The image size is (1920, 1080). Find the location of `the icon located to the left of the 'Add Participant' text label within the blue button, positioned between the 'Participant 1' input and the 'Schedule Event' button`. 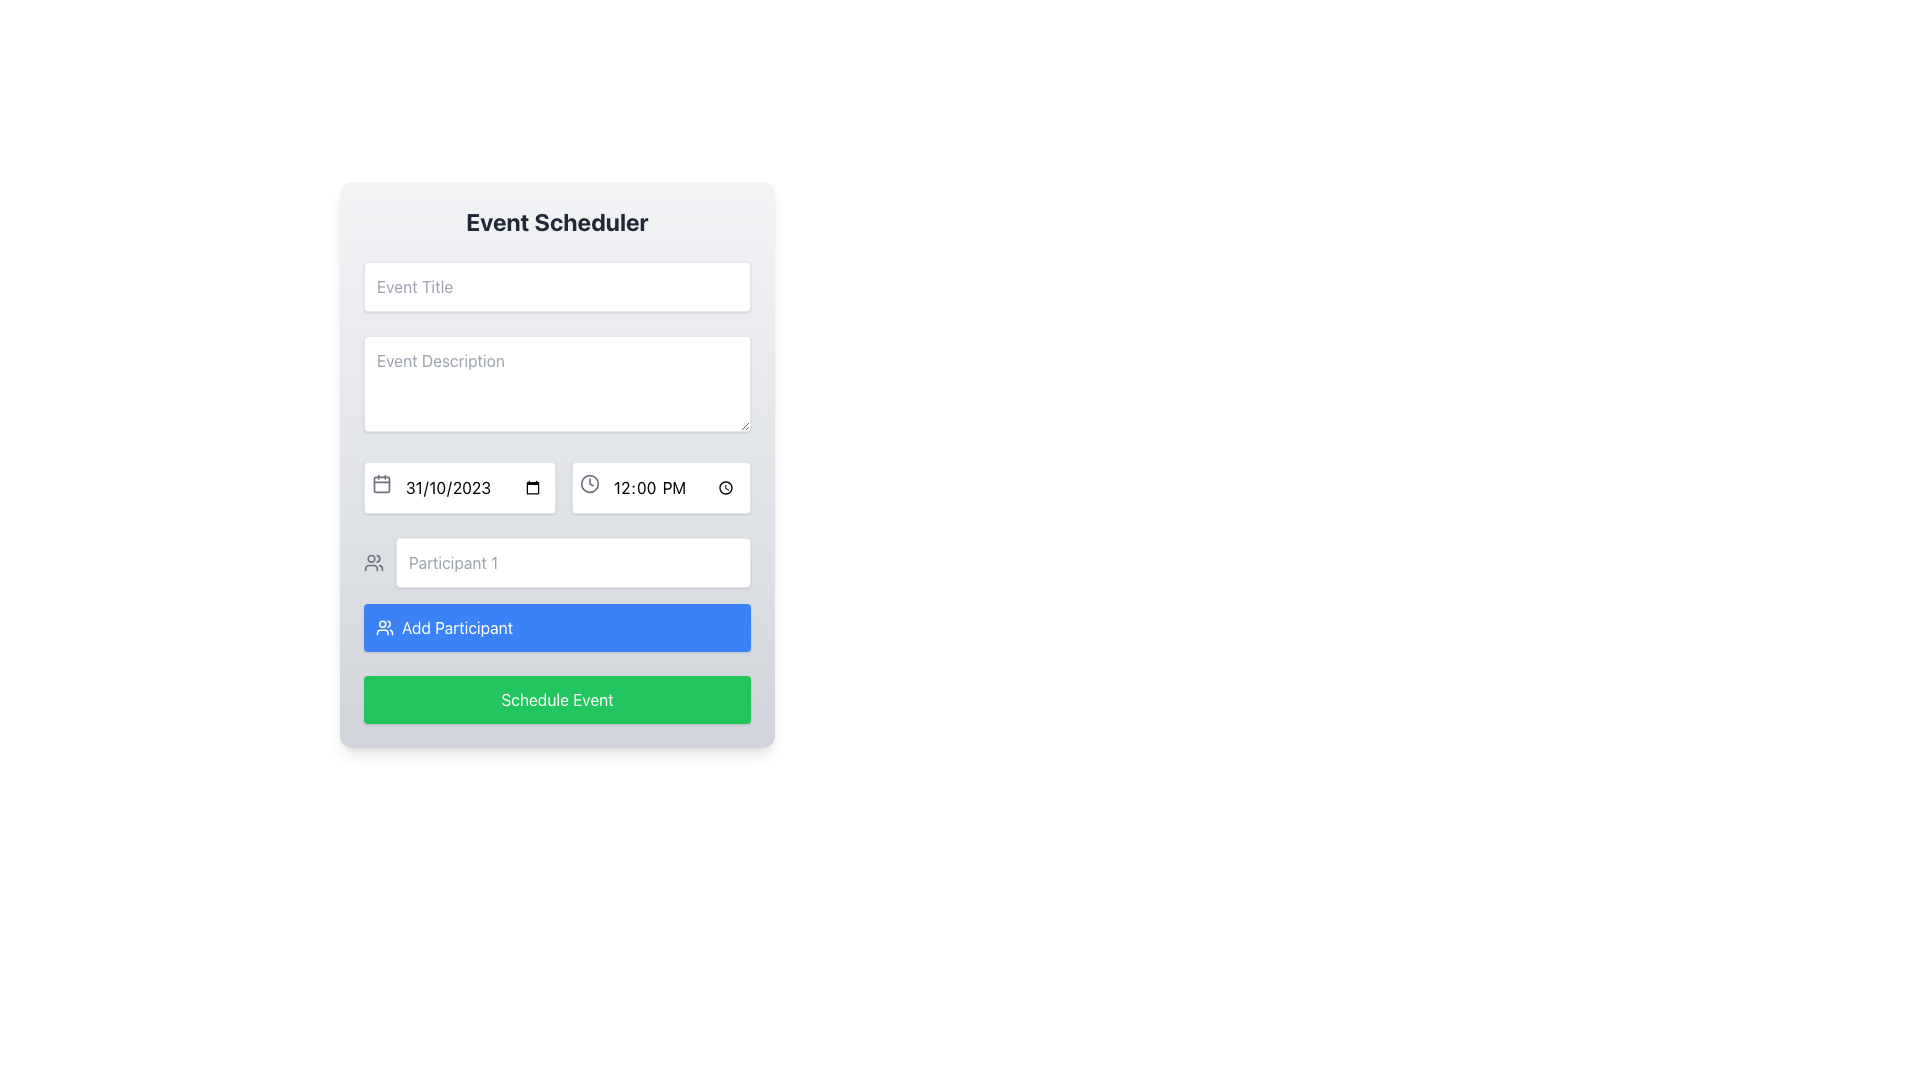

the icon located to the left of the 'Add Participant' text label within the blue button, positioned between the 'Participant 1' input and the 'Schedule Event' button is located at coordinates (384, 627).